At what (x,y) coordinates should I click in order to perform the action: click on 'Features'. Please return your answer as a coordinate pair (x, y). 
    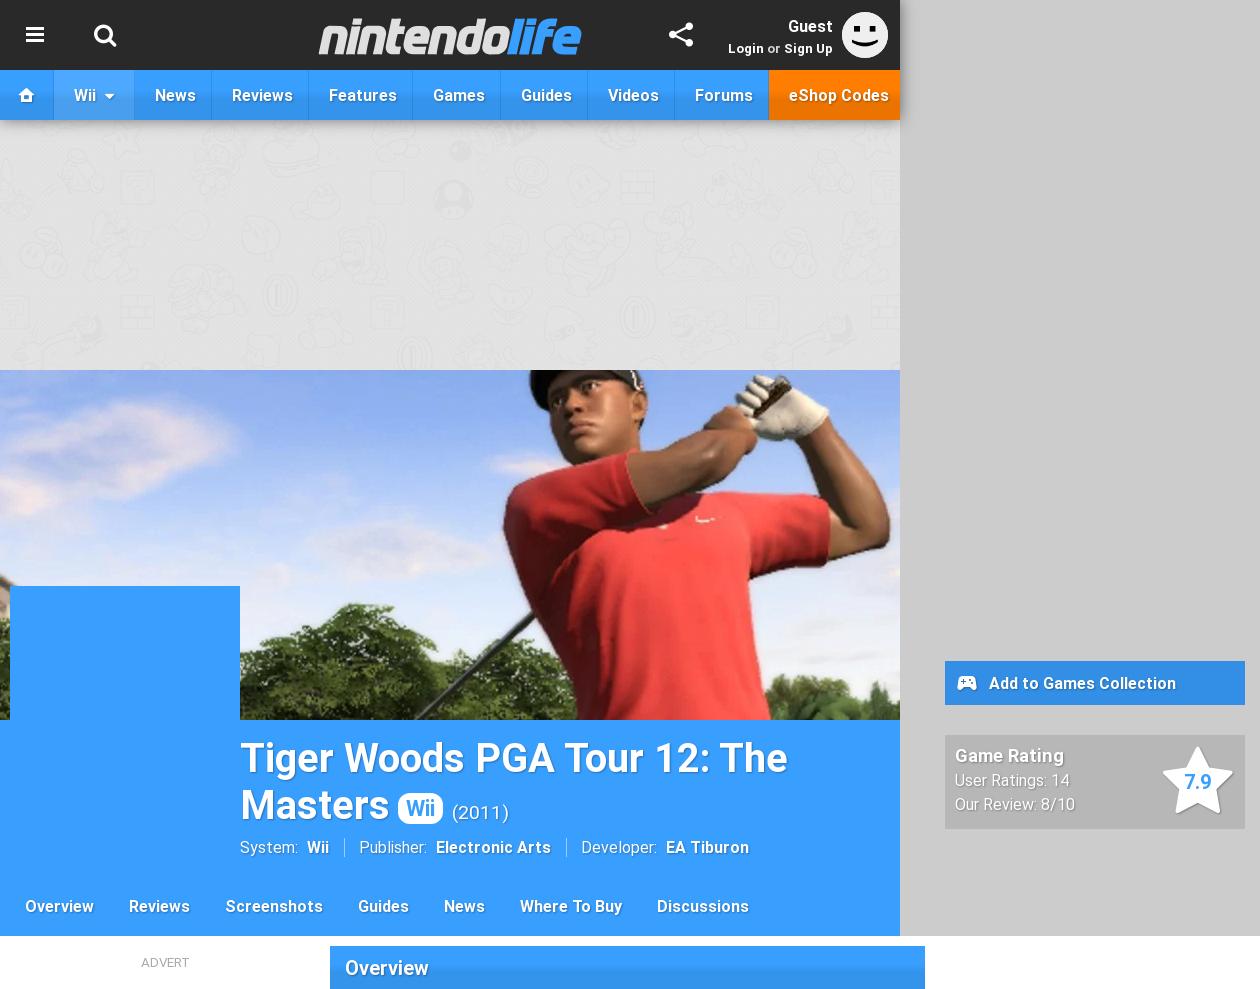
    Looking at the image, I should click on (328, 94).